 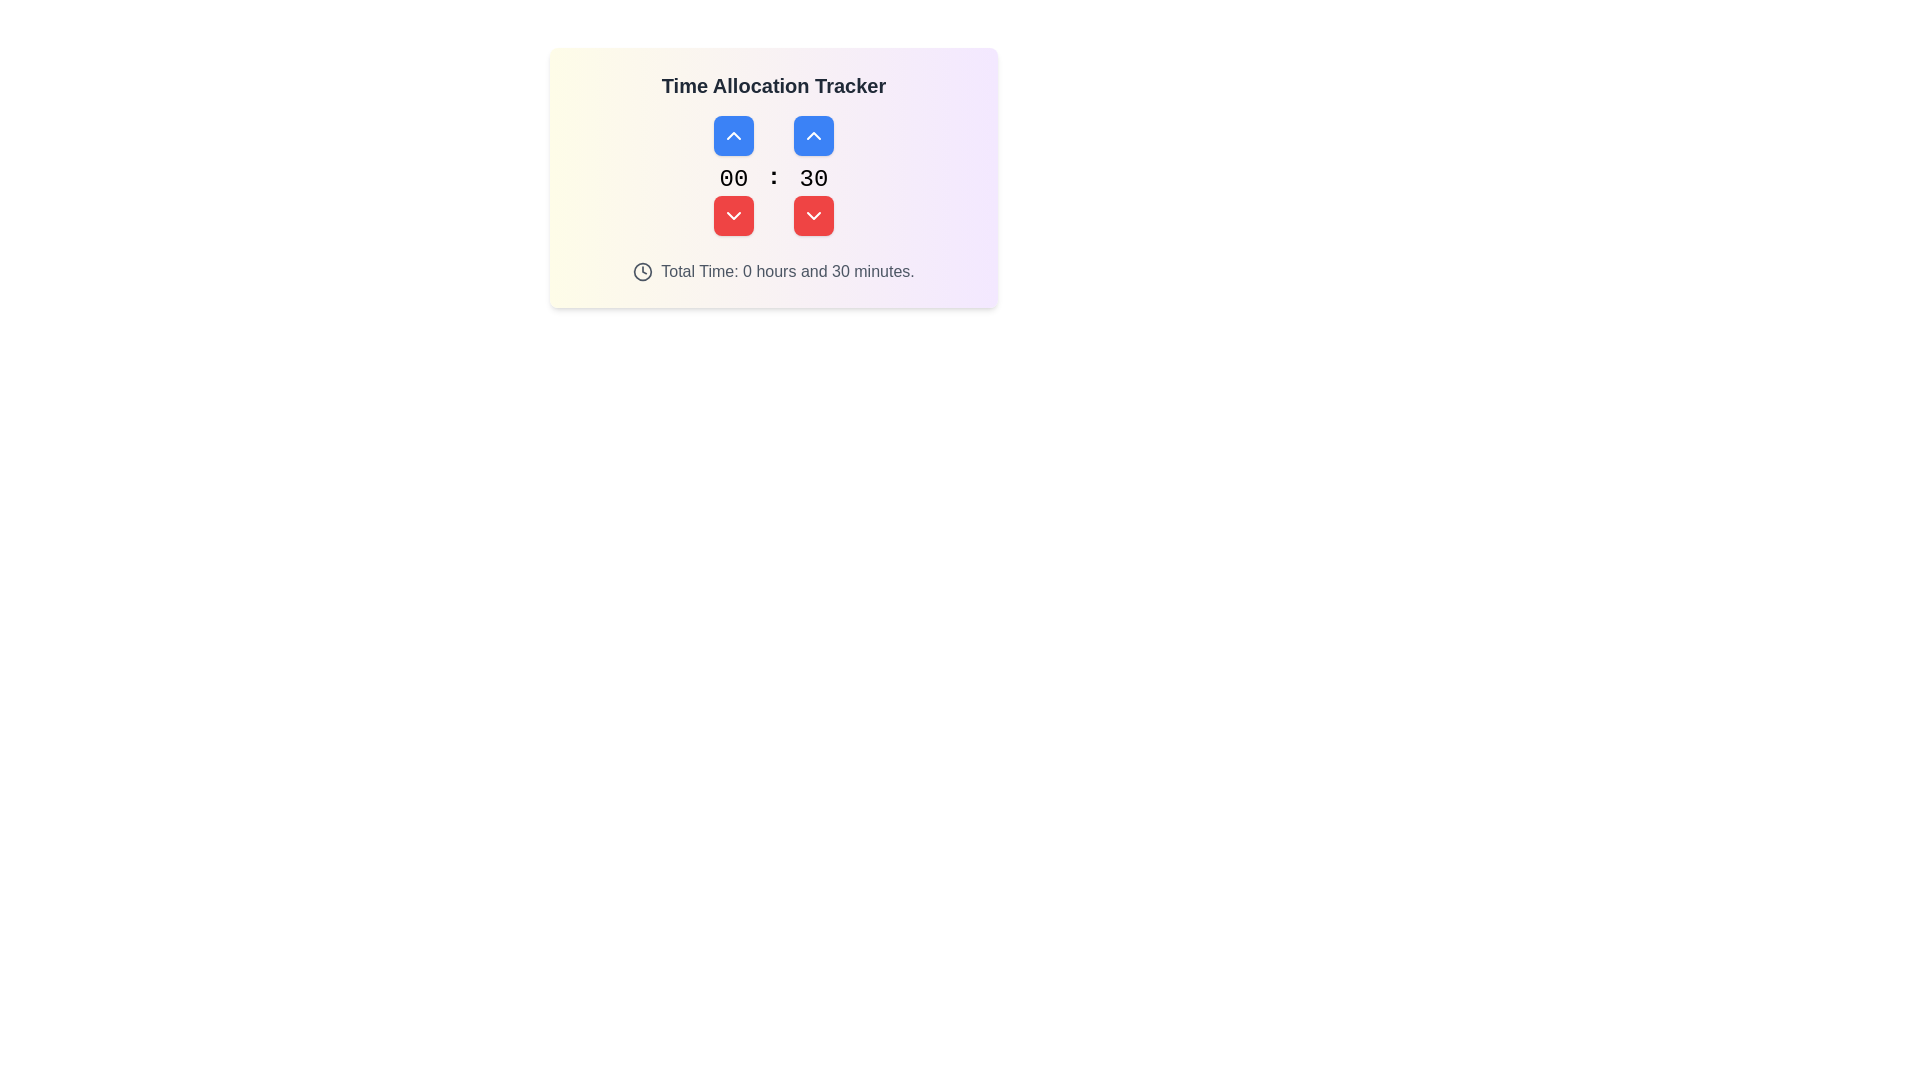 What do you see at coordinates (733, 135) in the screenshot?
I see `the first interactive button above the '00' text in the time allocation tracker to increment the hour value` at bounding box center [733, 135].